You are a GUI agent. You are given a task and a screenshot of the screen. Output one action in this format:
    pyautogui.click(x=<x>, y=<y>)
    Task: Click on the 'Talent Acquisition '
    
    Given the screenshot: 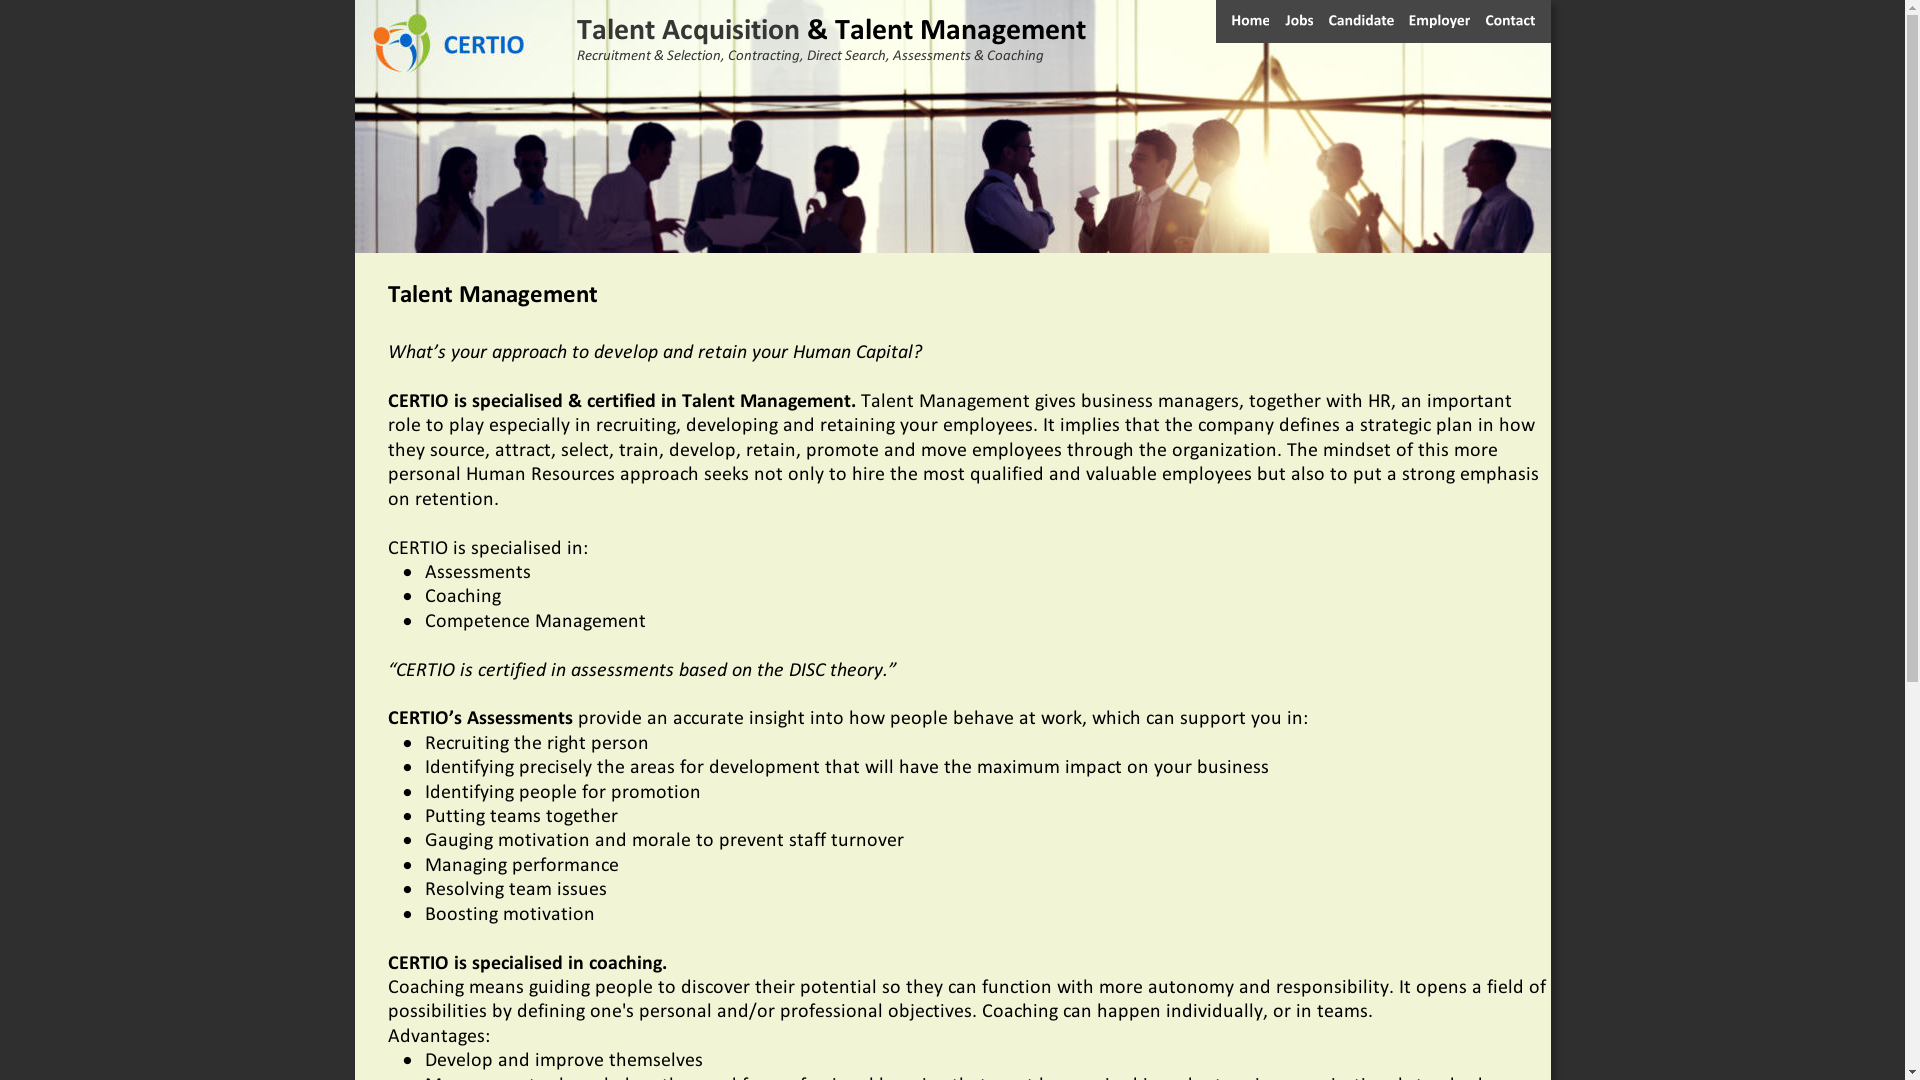 What is the action you would take?
    pyautogui.click(x=575, y=20)
    